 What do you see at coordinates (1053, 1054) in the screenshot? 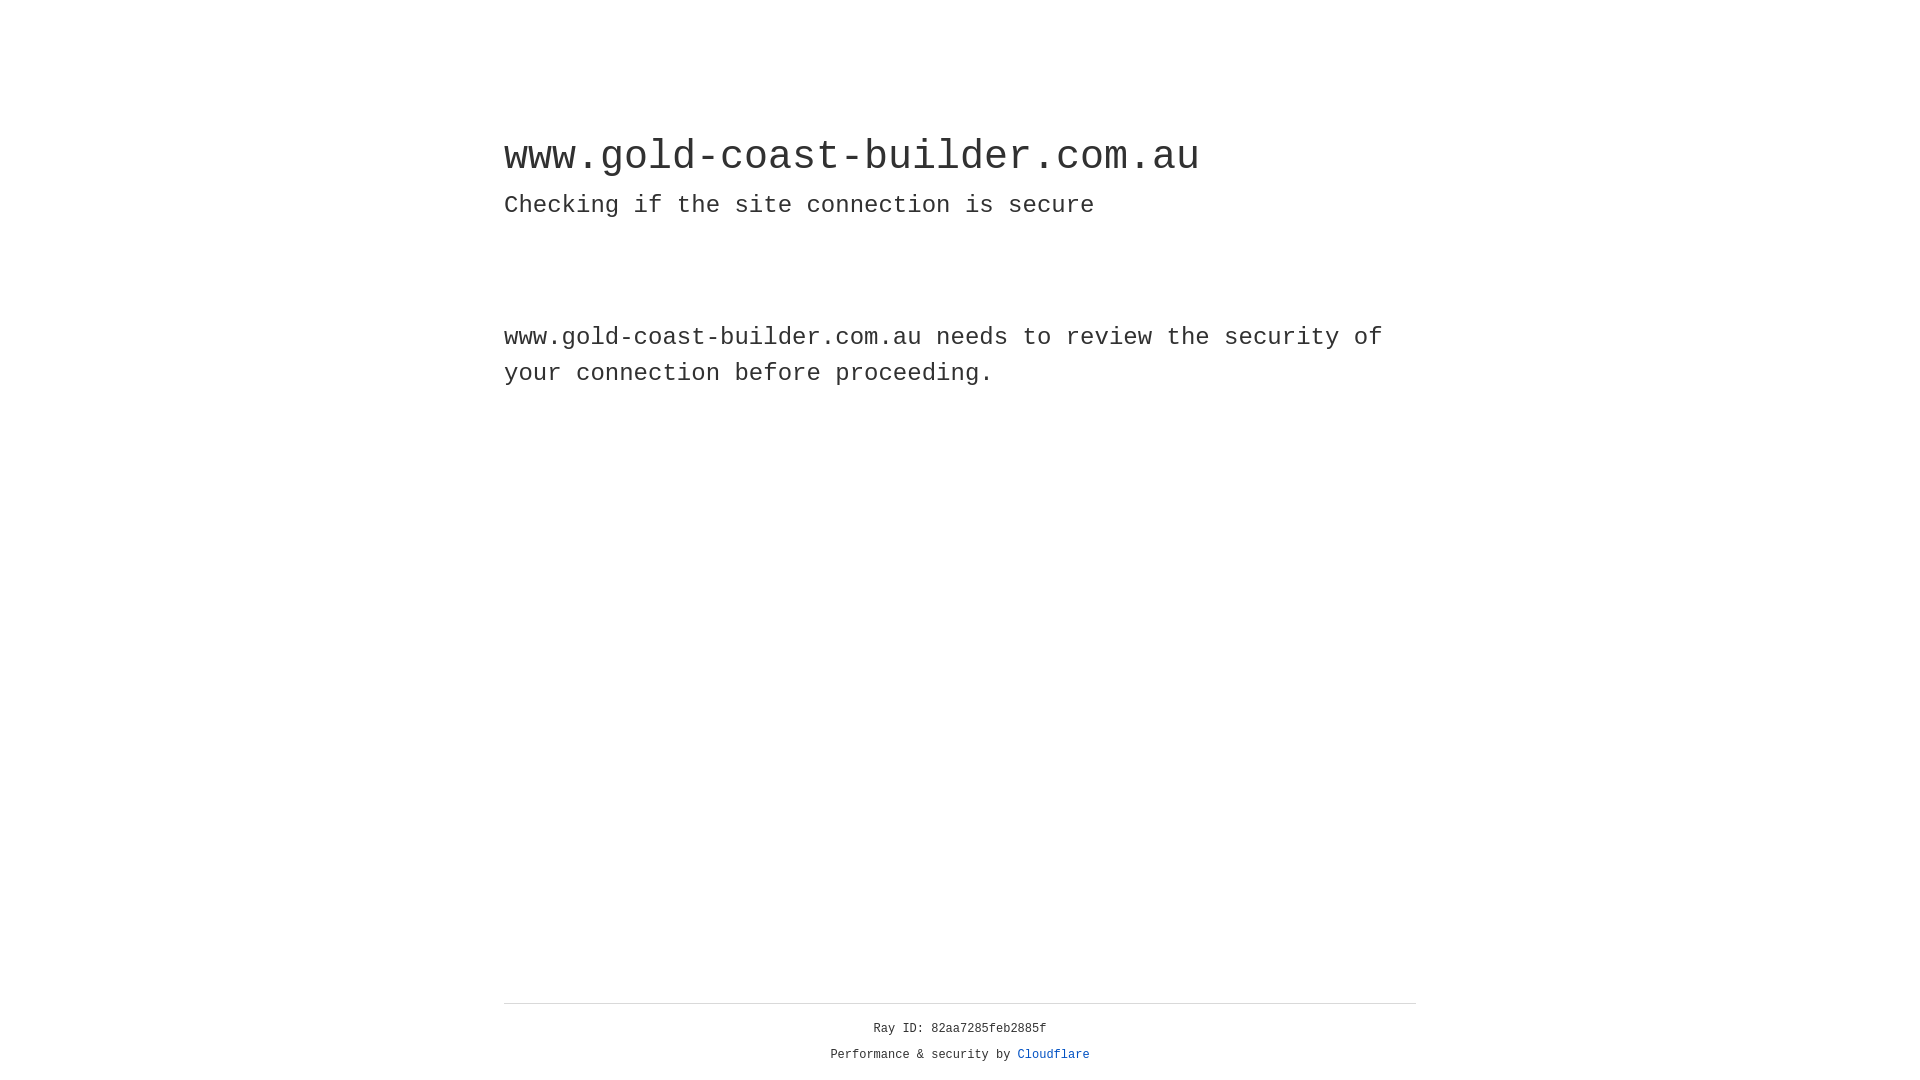
I see `'Cloudflare'` at bounding box center [1053, 1054].